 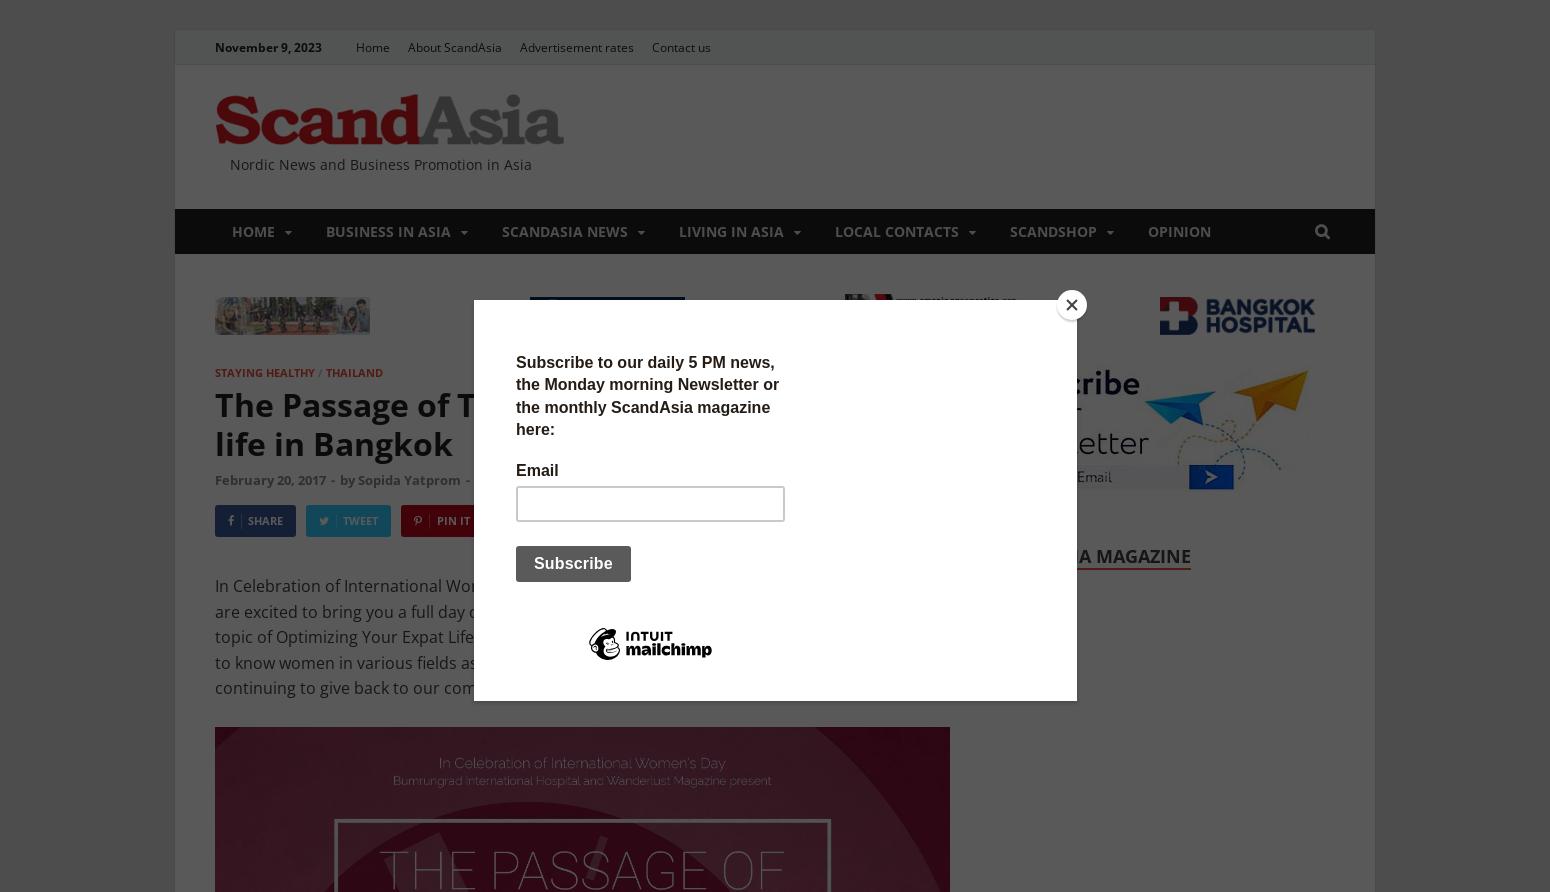 What do you see at coordinates (532, 479) in the screenshot?
I see `'Leave a Comment'` at bounding box center [532, 479].